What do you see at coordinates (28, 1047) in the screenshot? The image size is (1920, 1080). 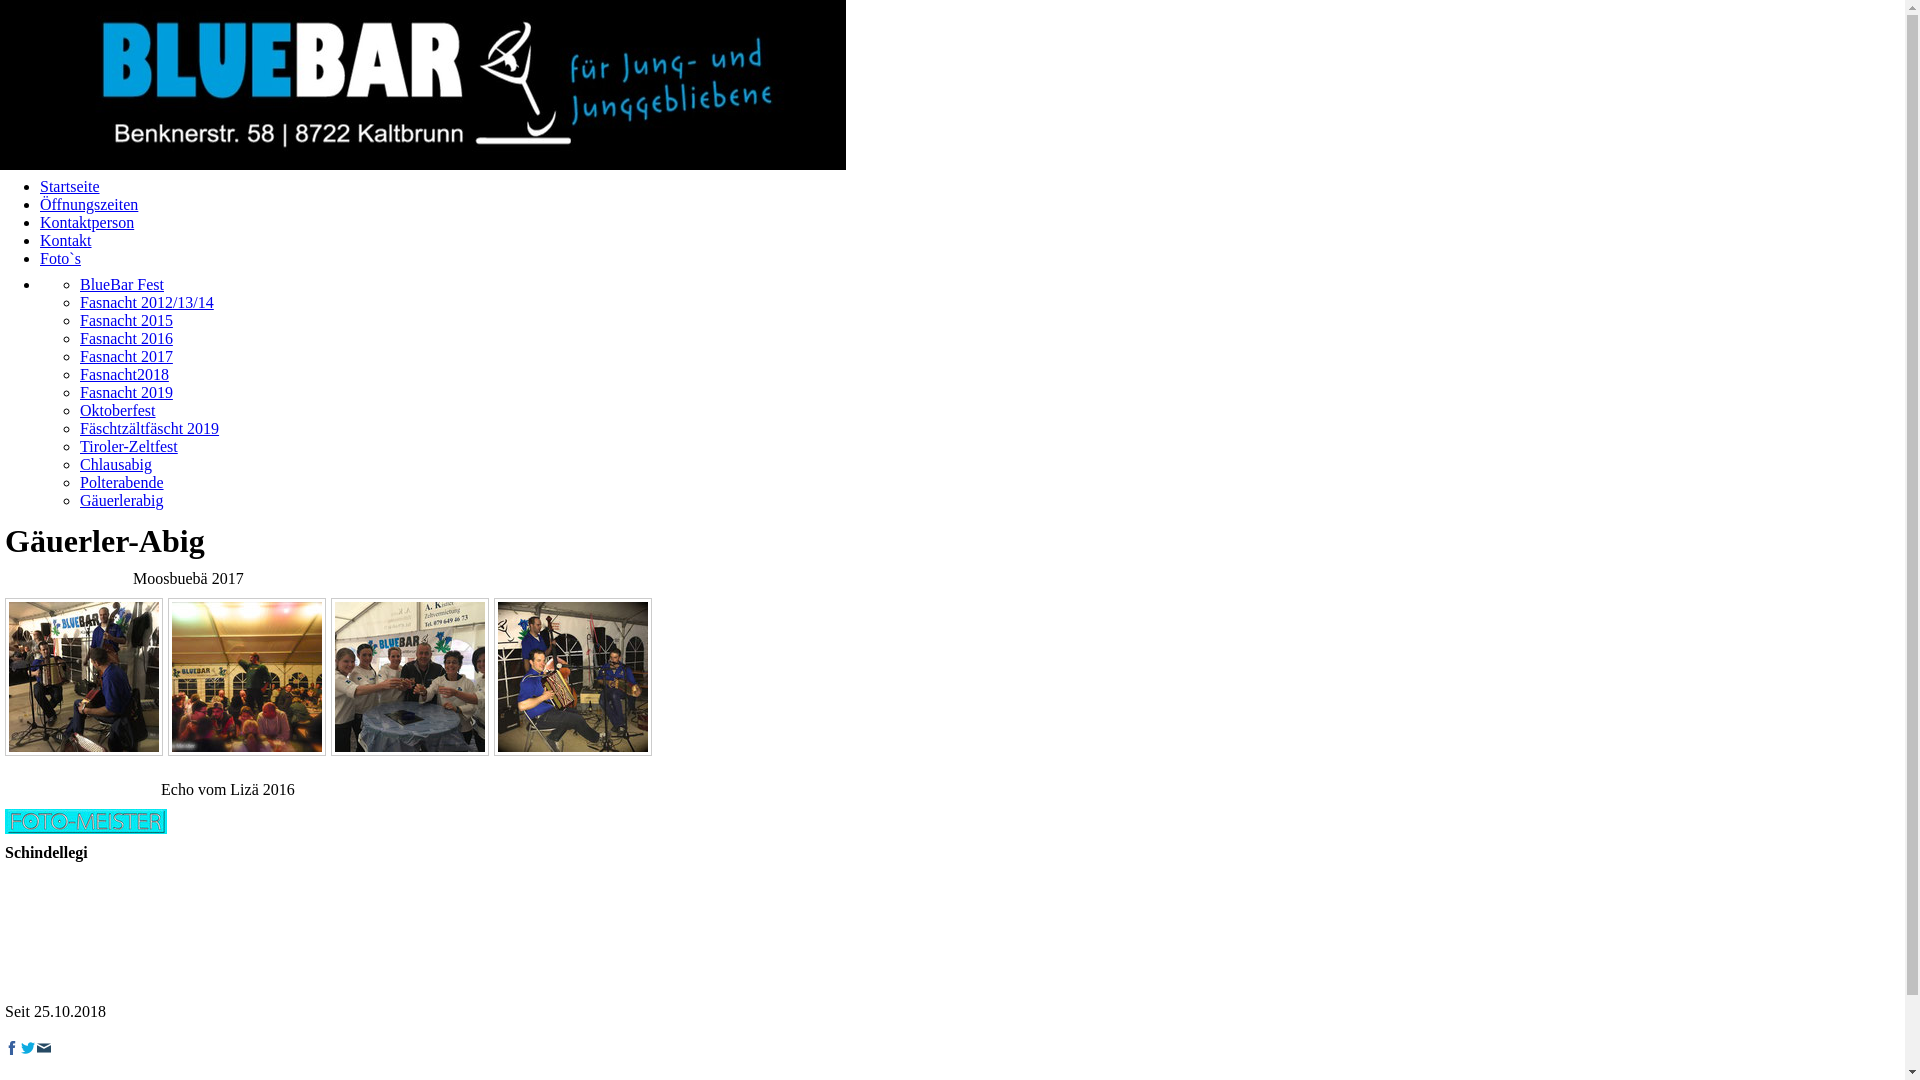 I see `'Twitter'` at bounding box center [28, 1047].